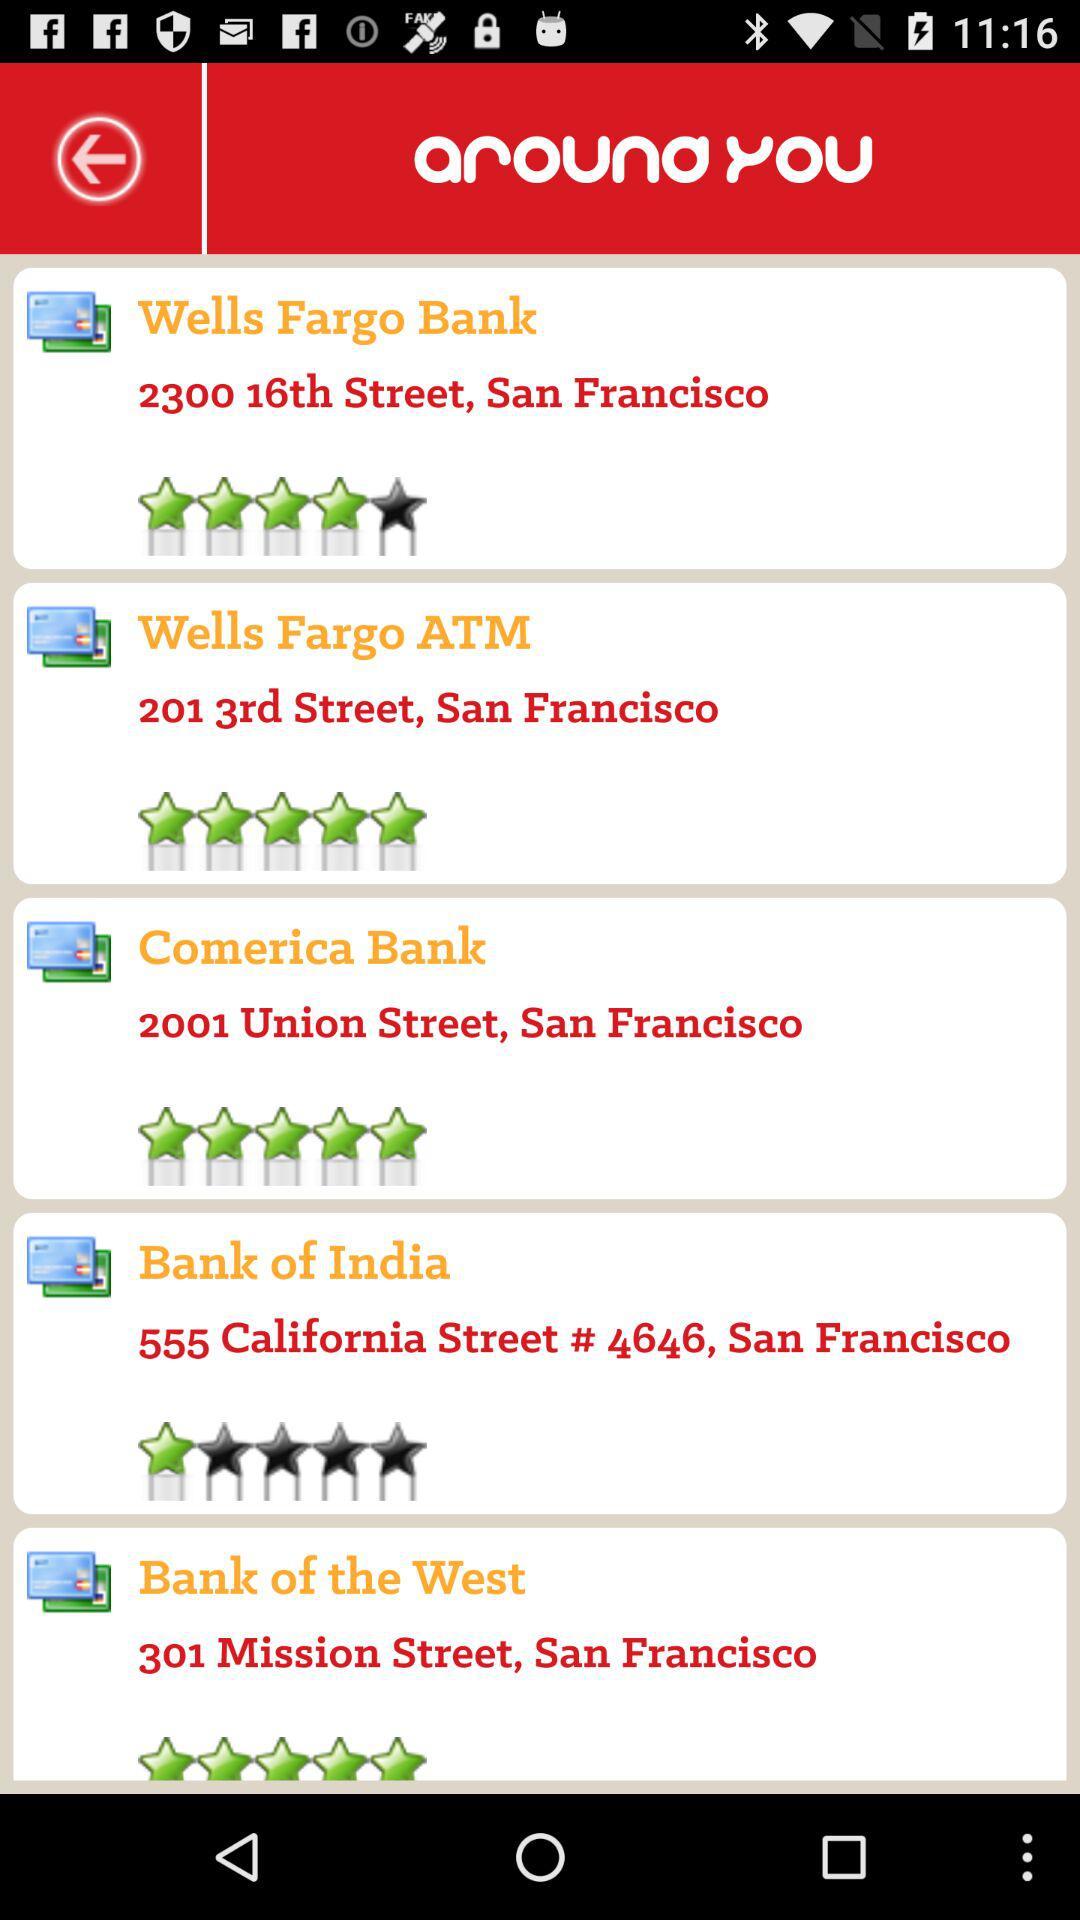 This screenshot has height=1920, width=1080. I want to click on 201 3rd street icon, so click(427, 706).